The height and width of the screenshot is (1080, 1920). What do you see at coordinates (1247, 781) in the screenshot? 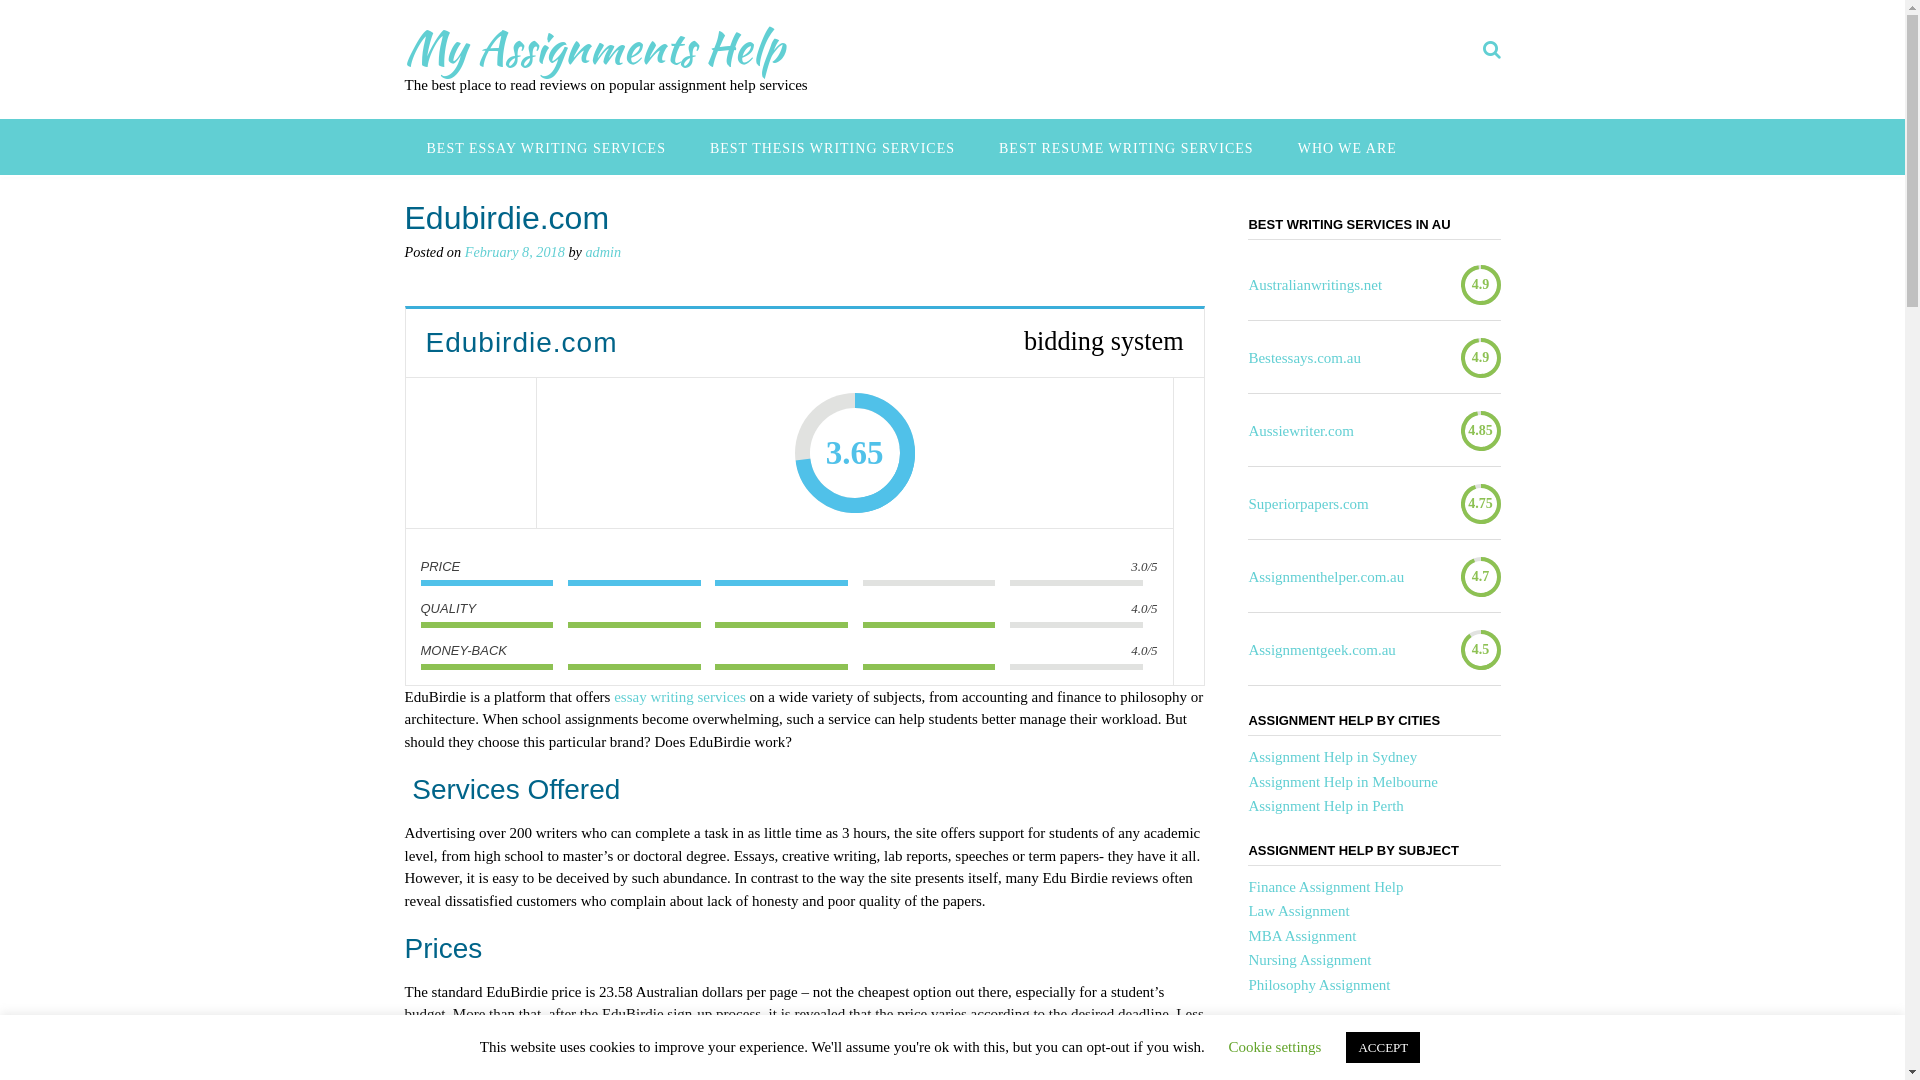
I see `'Assignment Help in Melbourne'` at bounding box center [1247, 781].